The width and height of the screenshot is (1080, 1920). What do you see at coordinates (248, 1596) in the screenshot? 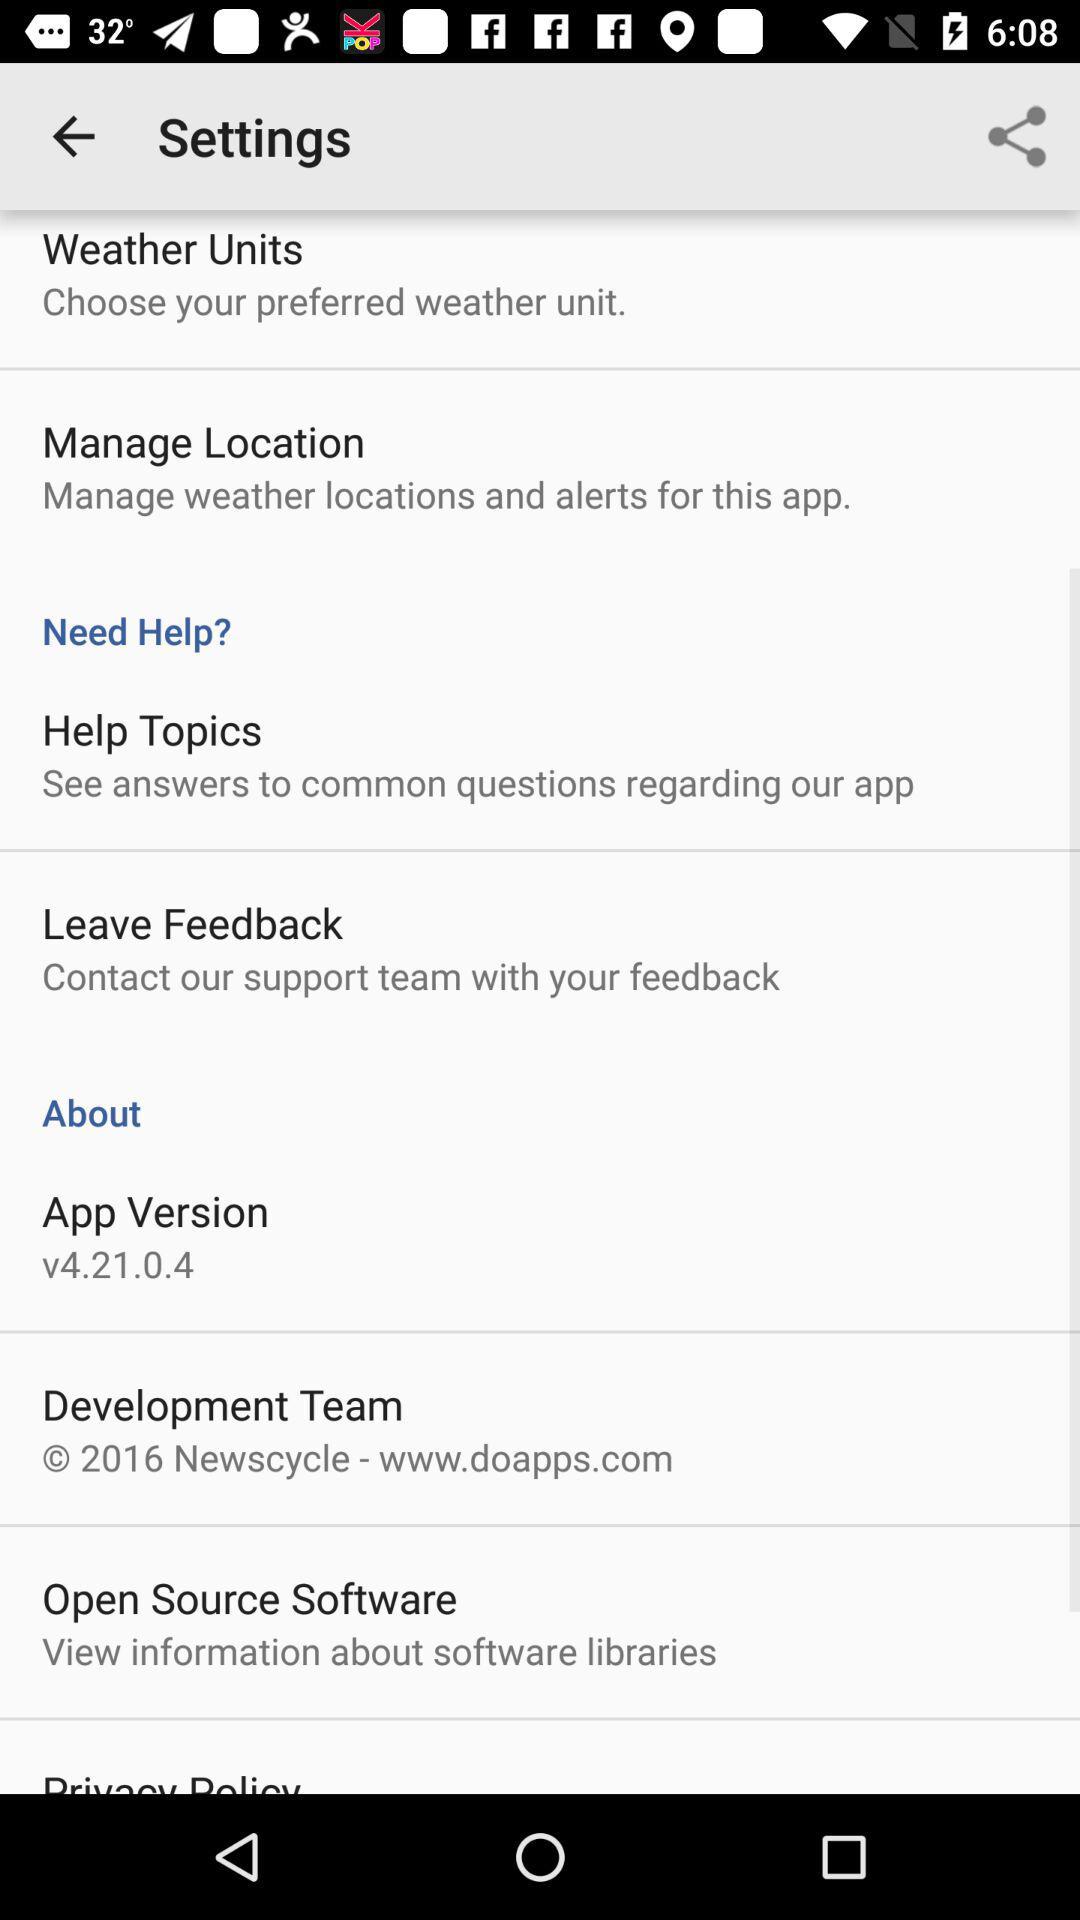
I see `open source software item` at bounding box center [248, 1596].